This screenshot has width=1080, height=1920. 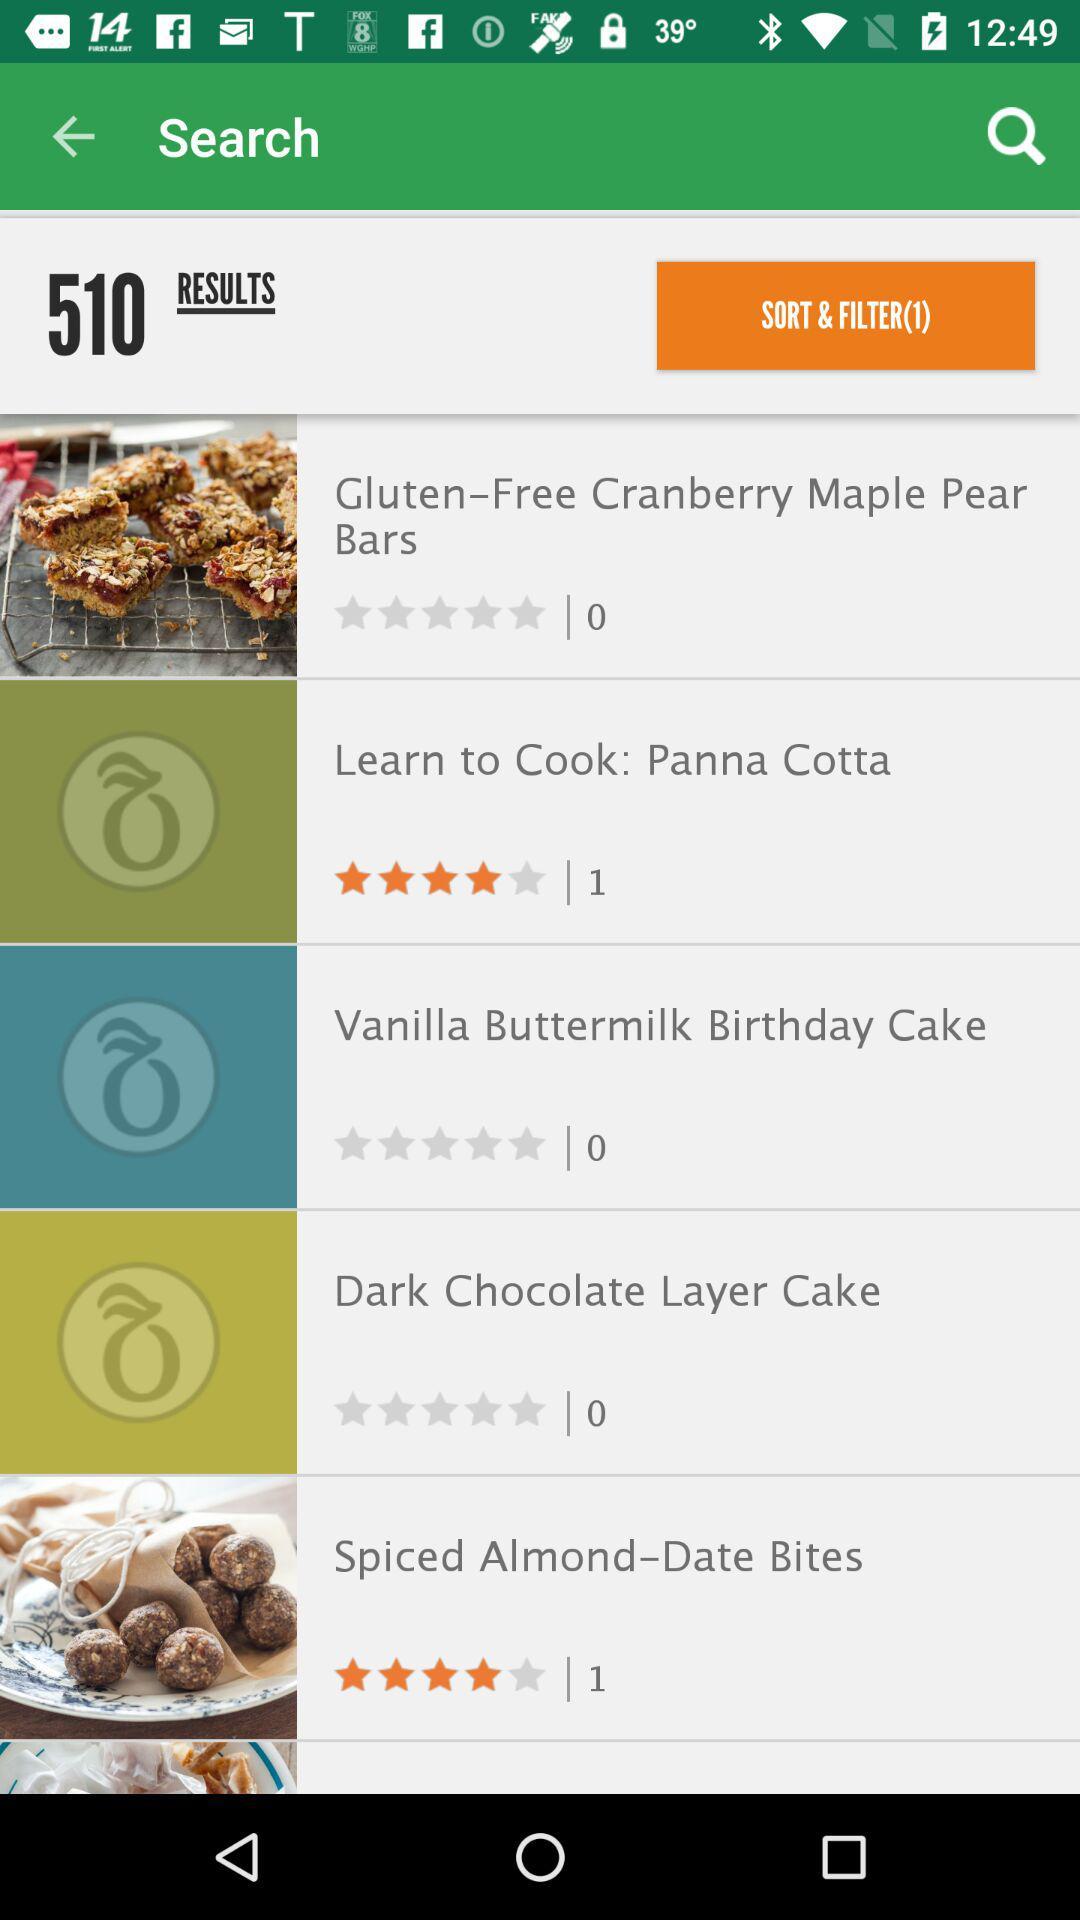 I want to click on the vanilla buttermilk birthday item, so click(x=683, y=1026).